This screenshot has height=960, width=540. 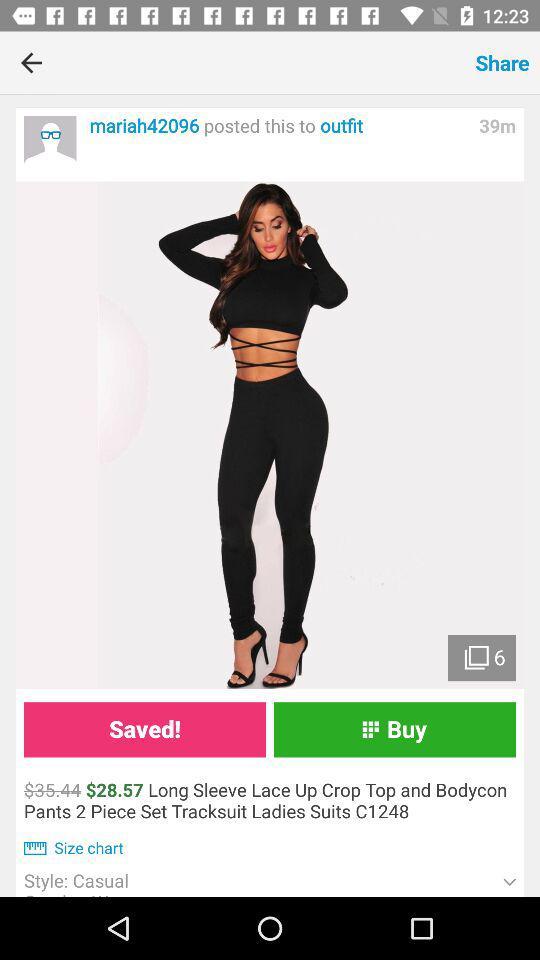 I want to click on the icon to the left of 39m item, so click(x=278, y=125).